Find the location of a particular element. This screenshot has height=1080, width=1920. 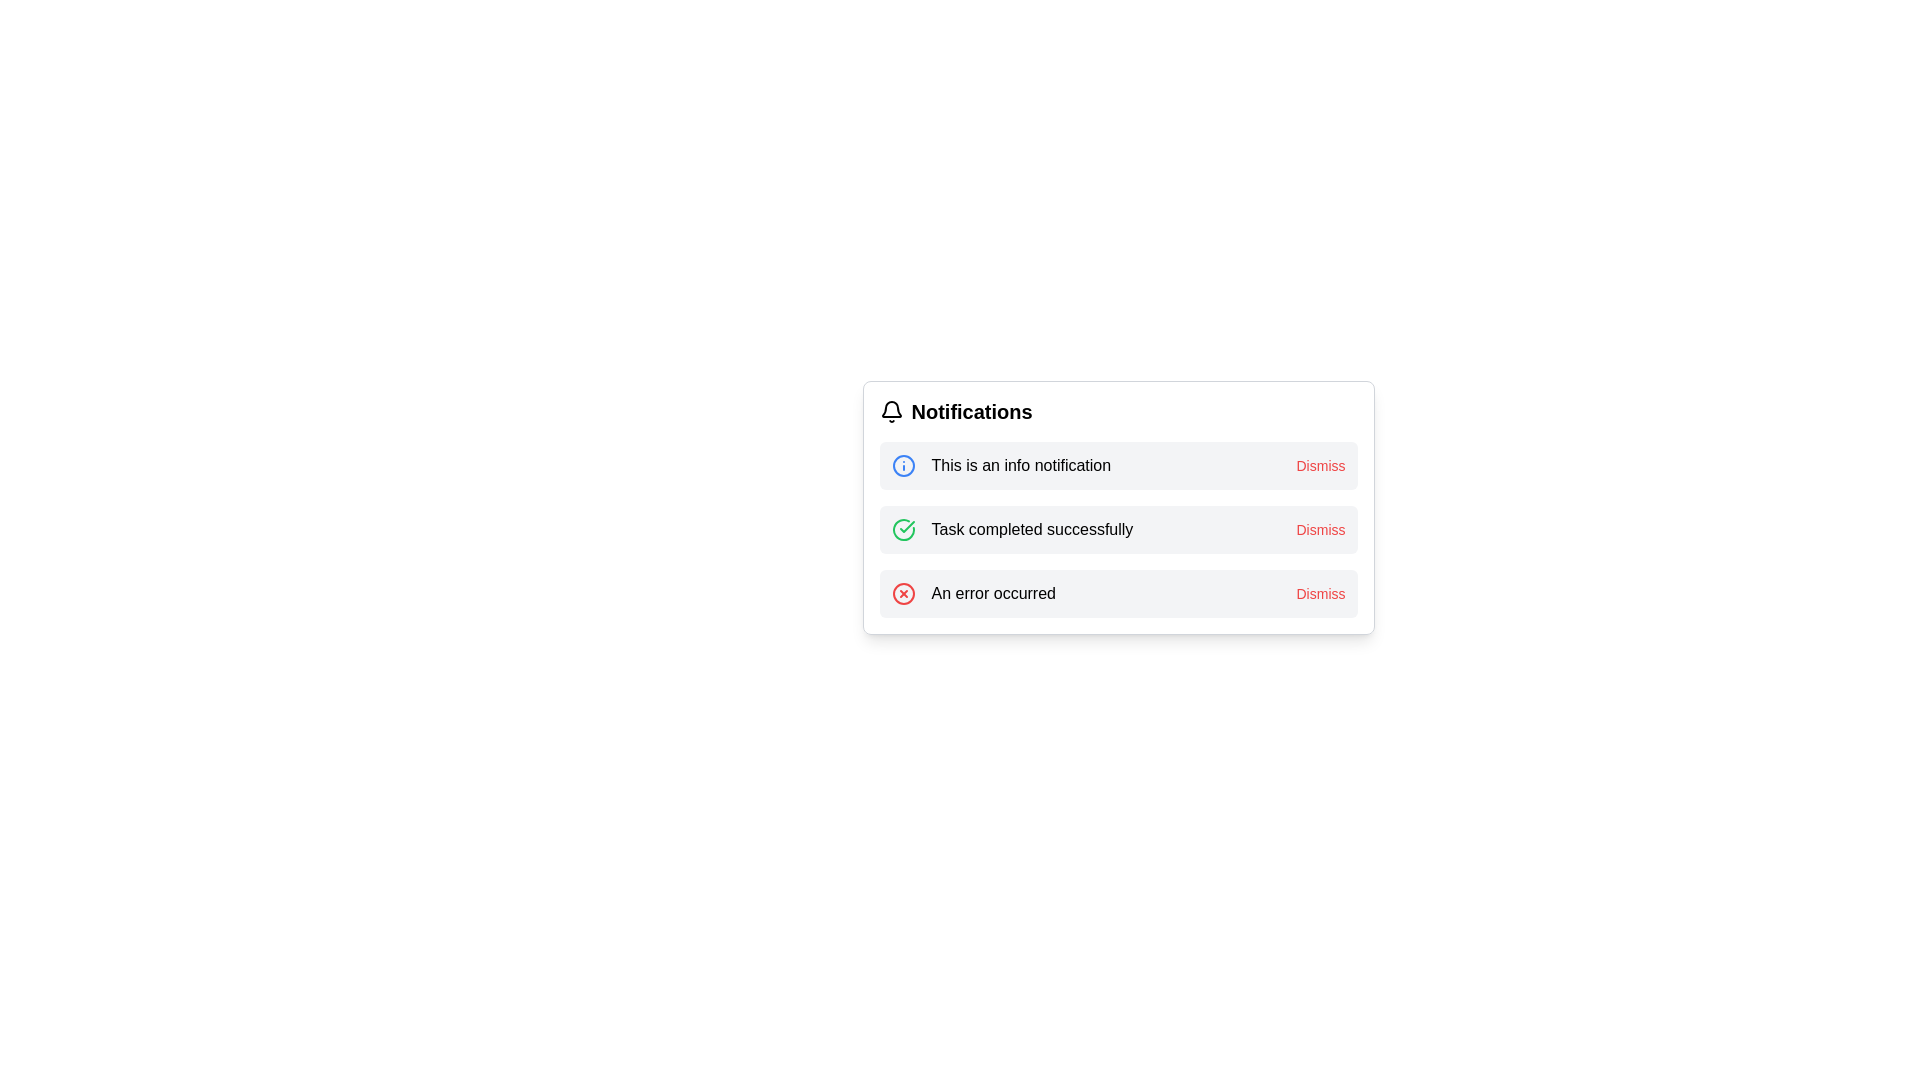

the circular red icon with a white background and a red 'X' symbolizing an error, located to the left of the text 'An error occurred' in the lower row of the notification component is located at coordinates (902, 593).